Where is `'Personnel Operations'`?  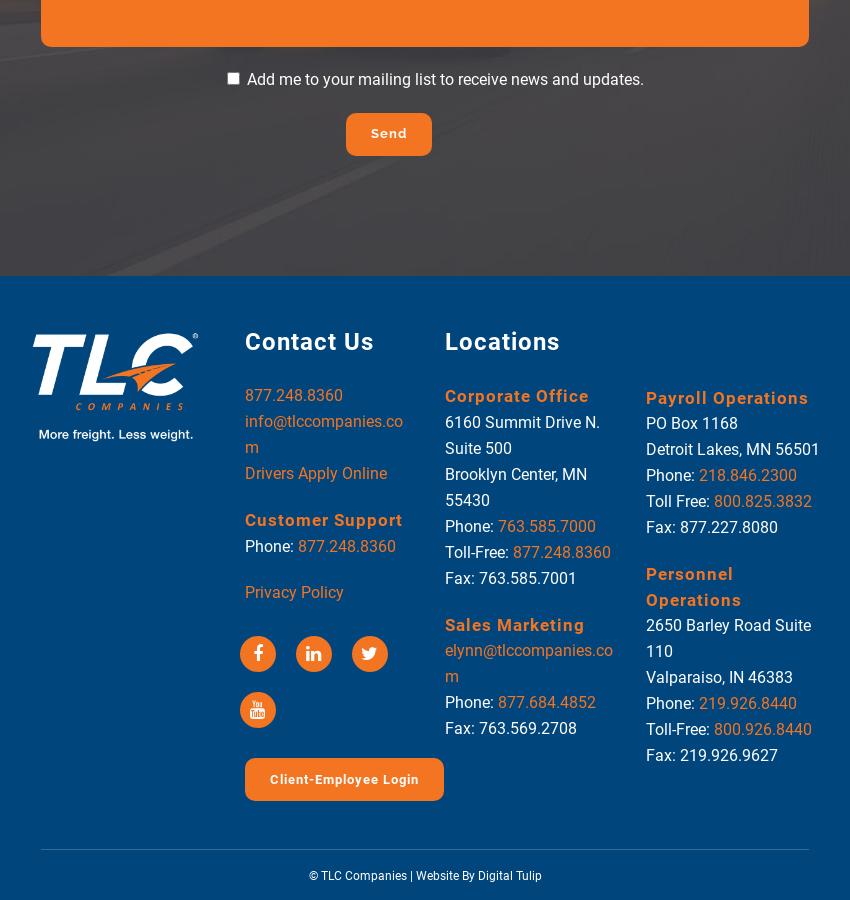
'Personnel Operations' is located at coordinates (644, 586).